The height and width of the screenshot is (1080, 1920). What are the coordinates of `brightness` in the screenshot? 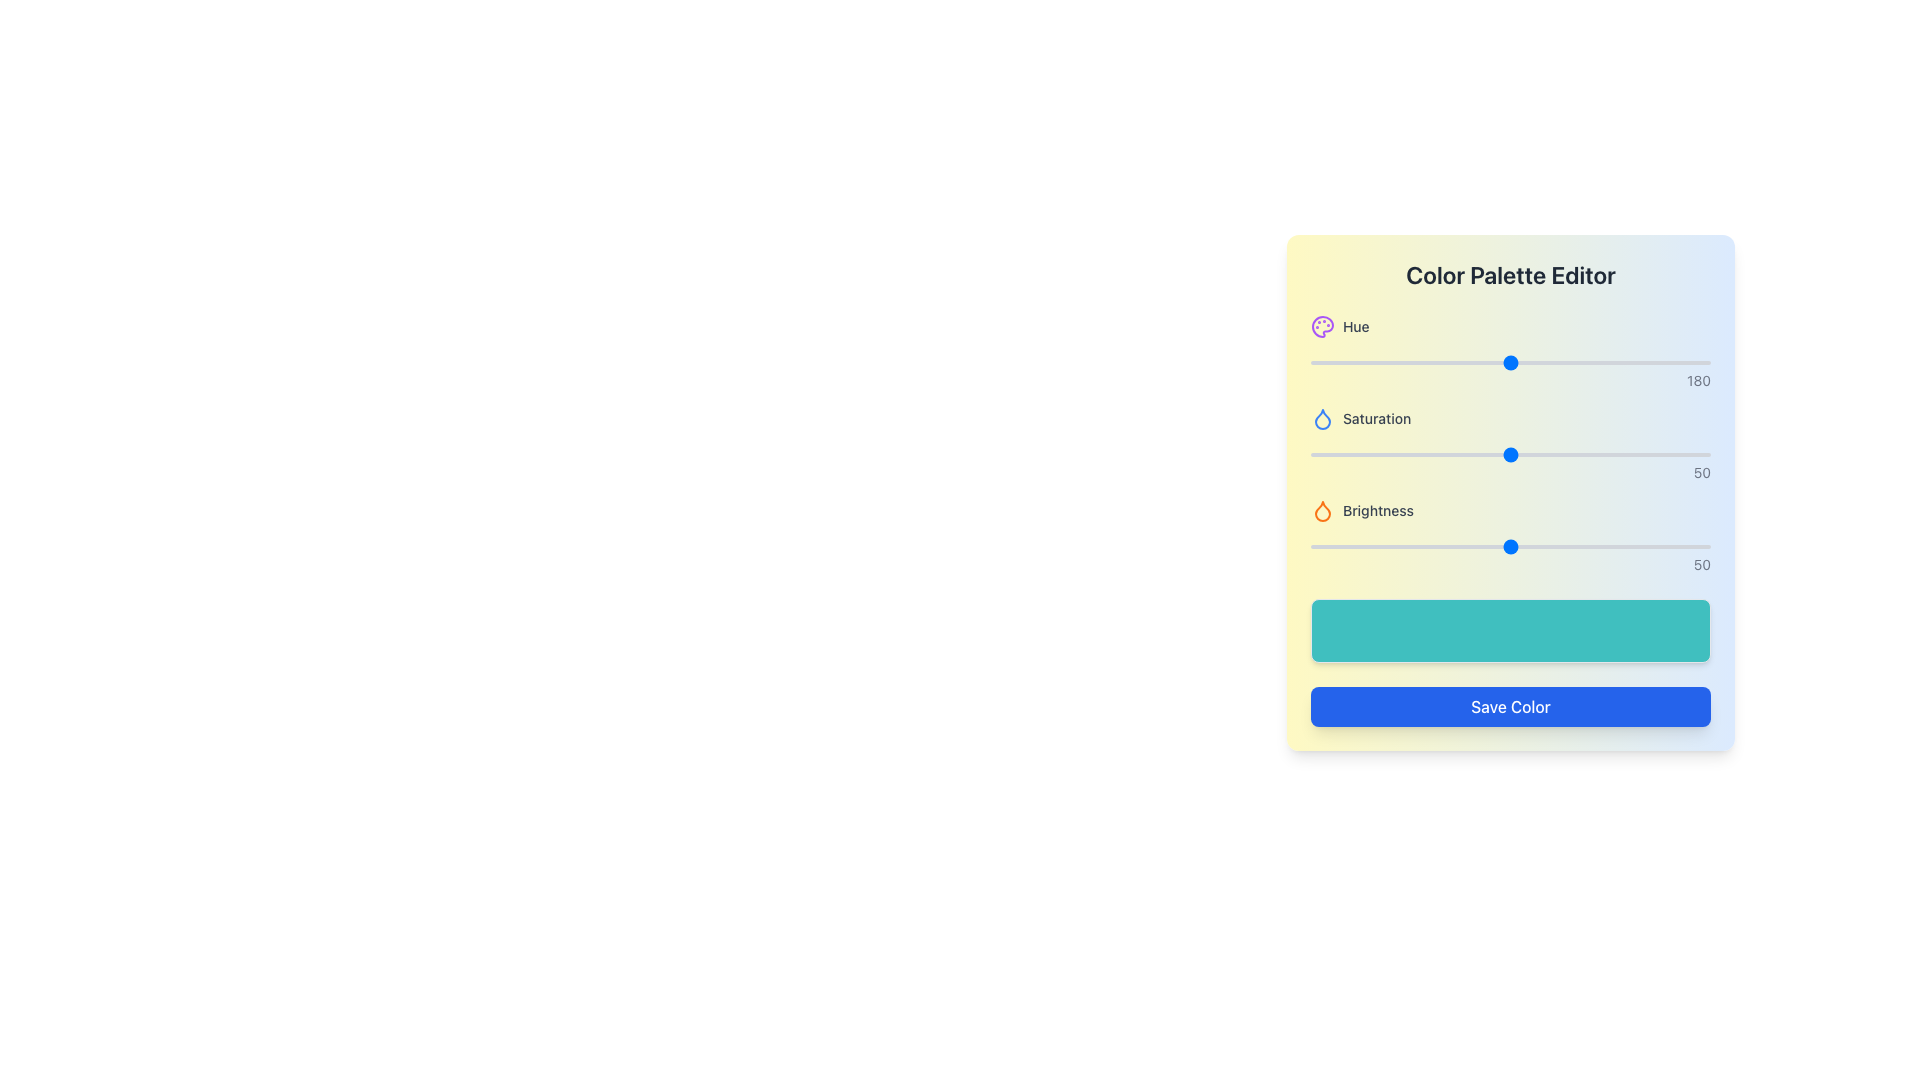 It's located at (1334, 547).